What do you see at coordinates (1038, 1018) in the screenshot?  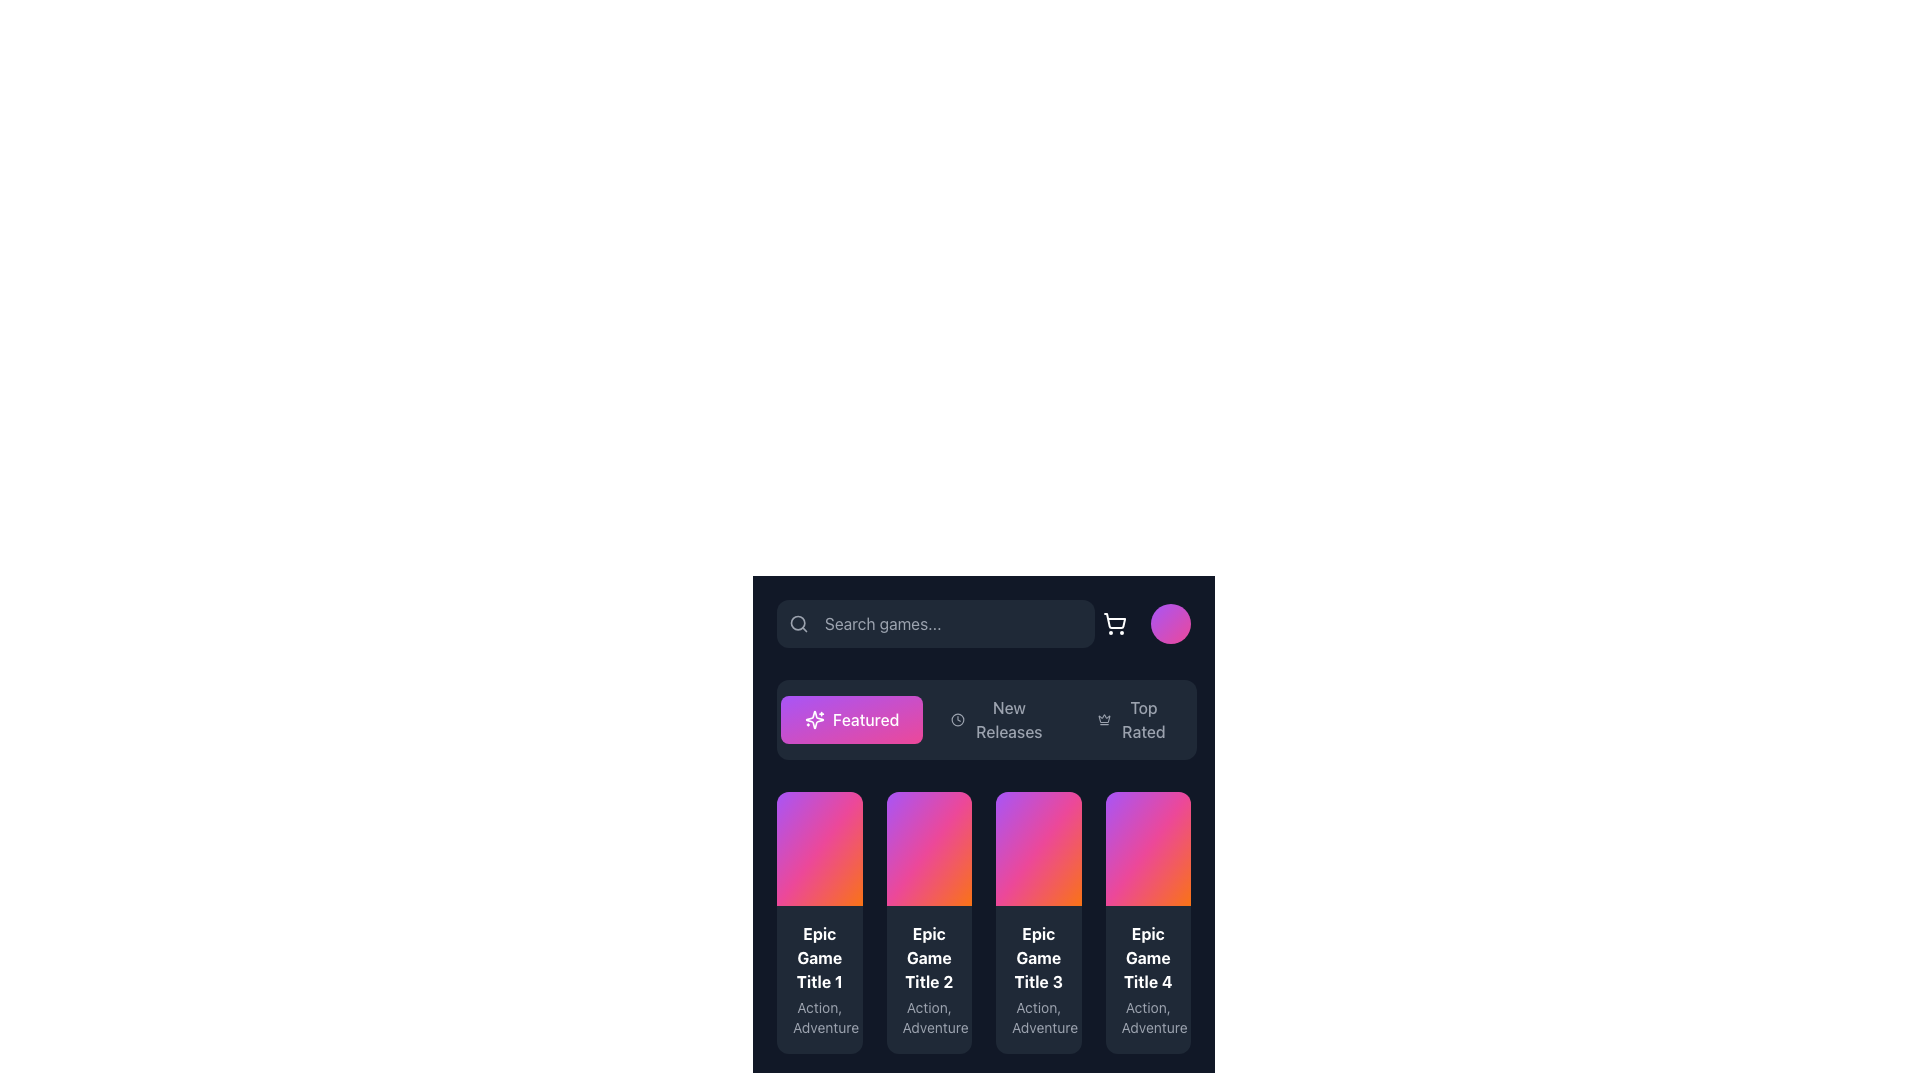 I see `the text label displaying the genres 'Action, Adventure' in light gray, located below the title 'Epic Game Title 3'` at bounding box center [1038, 1018].